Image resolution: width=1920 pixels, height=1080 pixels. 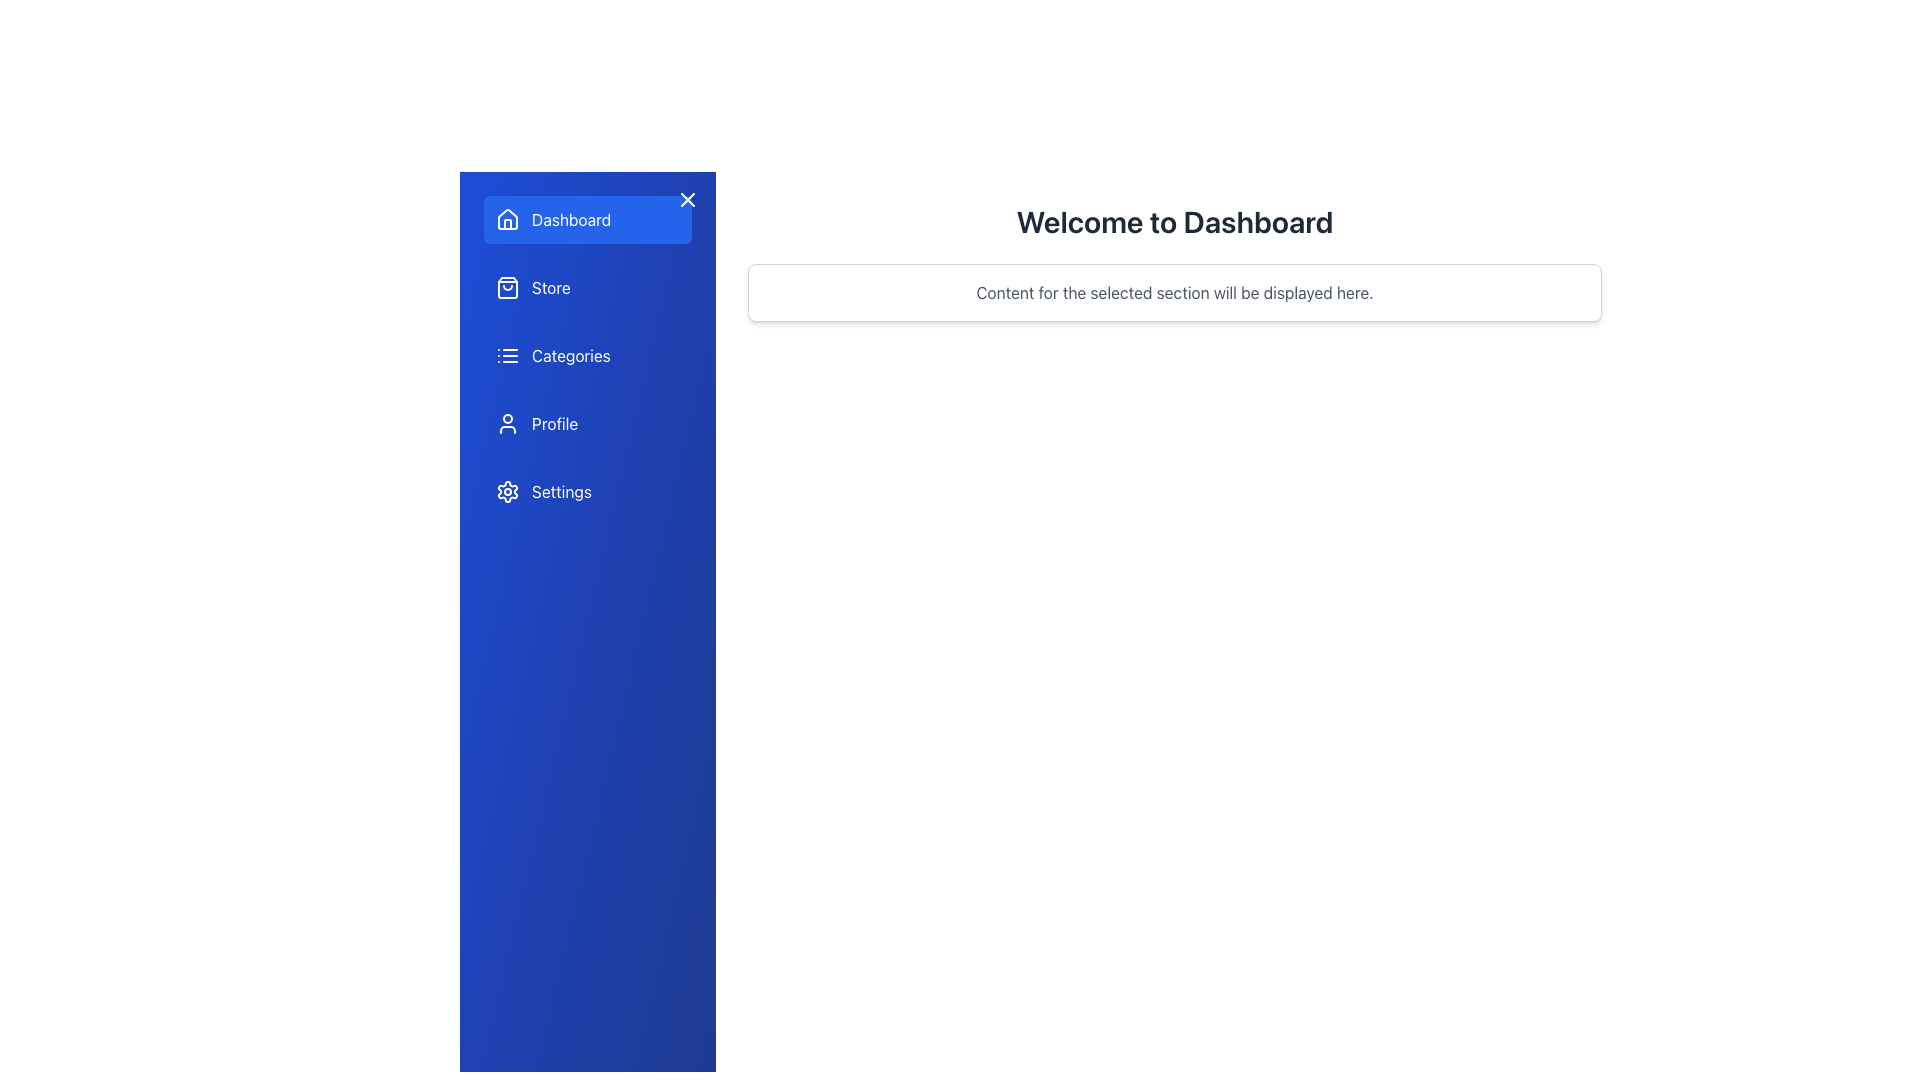 What do you see at coordinates (1175, 293) in the screenshot?
I see `the Text Element located in the center-right section of the interface, below the 'Welcome to Dashboard' heading` at bounding box center [1175, 293].